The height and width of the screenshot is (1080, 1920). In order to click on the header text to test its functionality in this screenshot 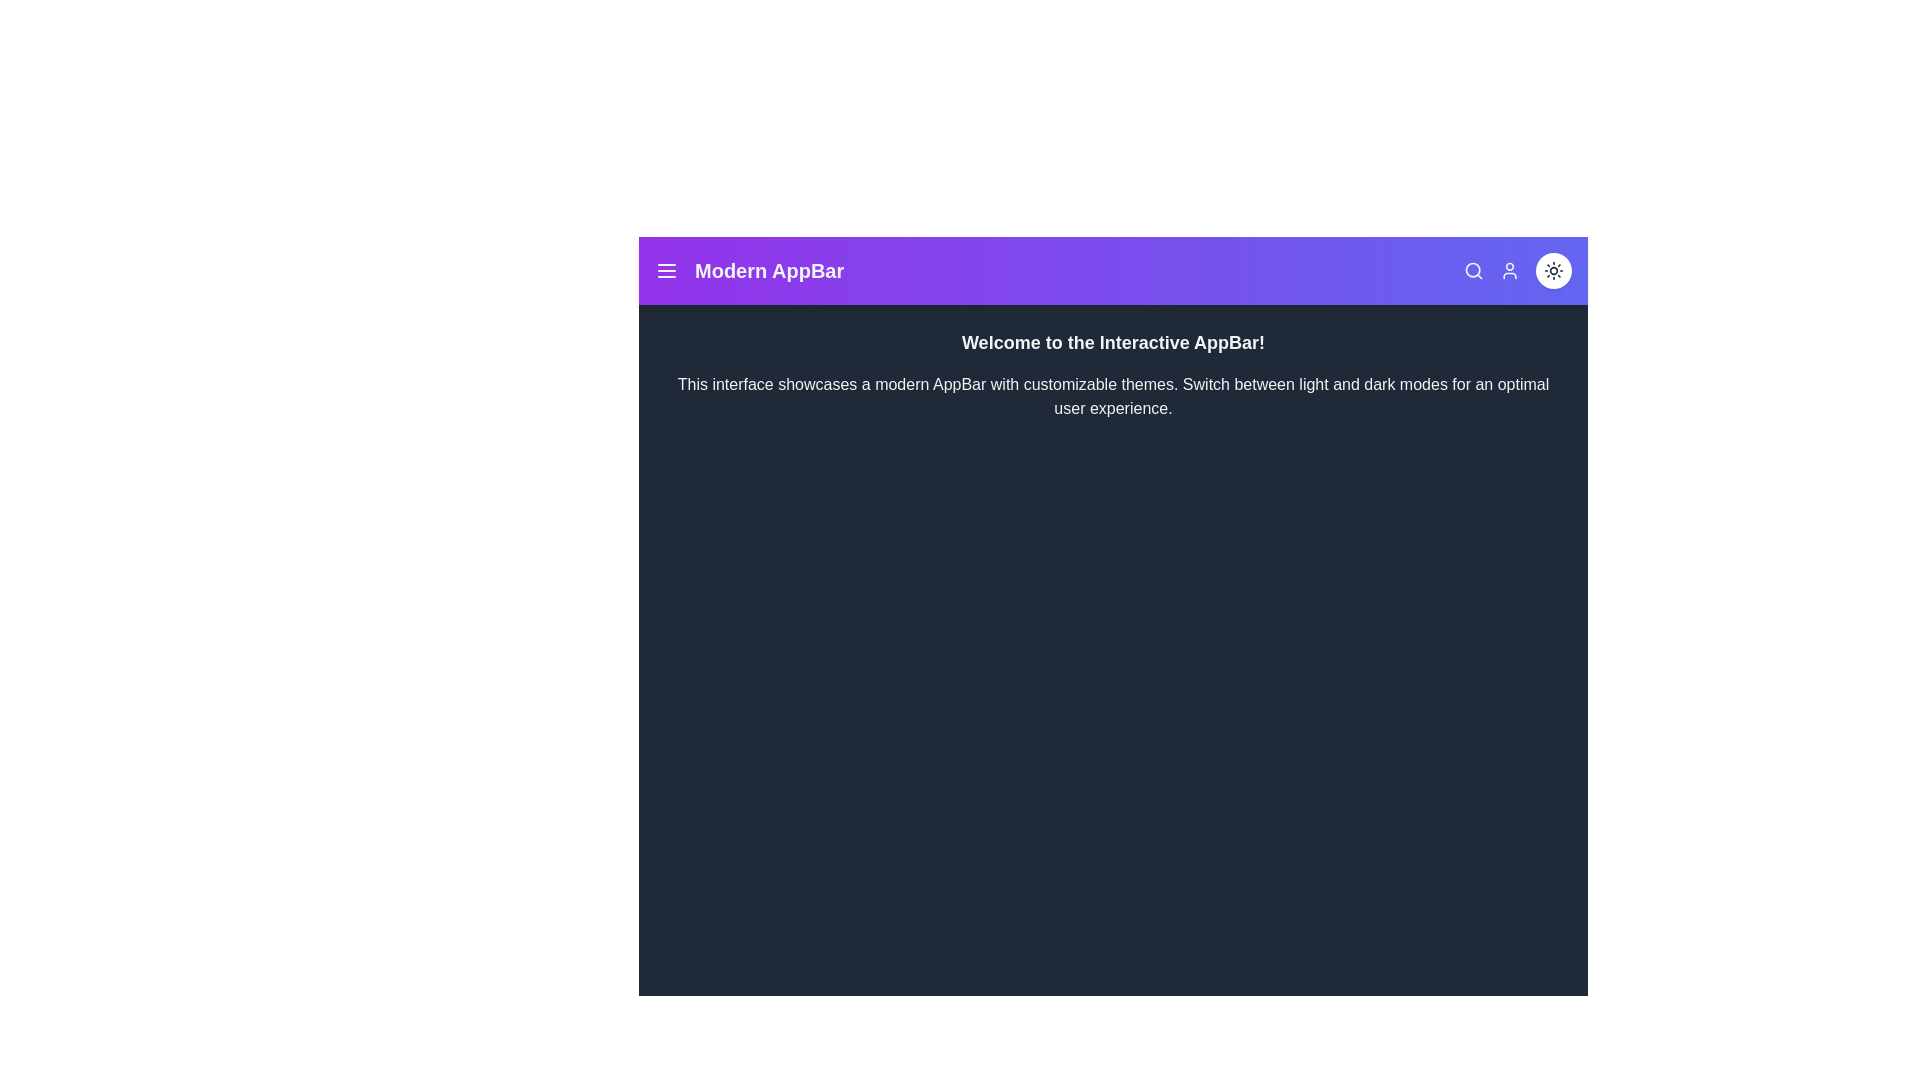, I will do `click(767, 270)`.